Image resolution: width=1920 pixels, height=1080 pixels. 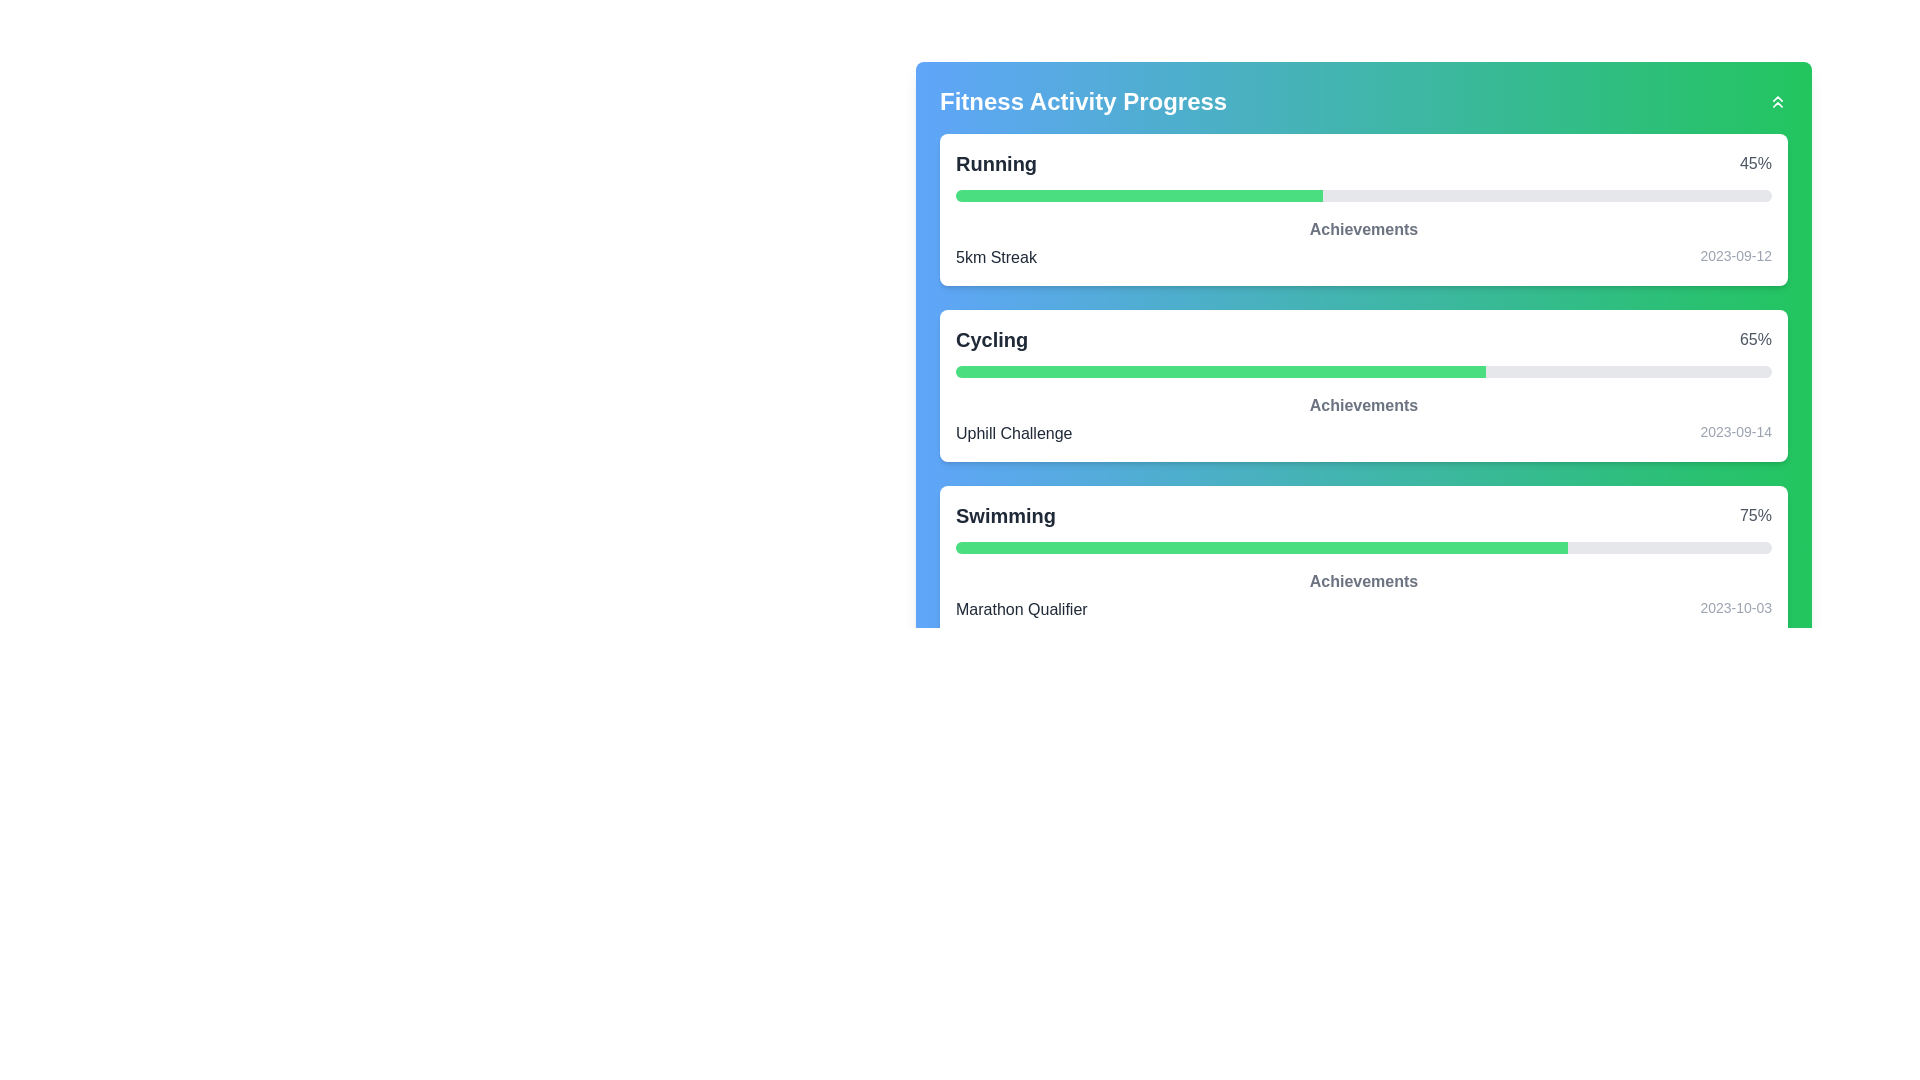 What do you see at coordinates (1082, 101) in the screenshot?
I see `the heading text labeled 'Fitness Activity Progress' located at the top of the interface, styled in large, bold font against a gradient blue-to-green background` at bounding box center [1082, 101].